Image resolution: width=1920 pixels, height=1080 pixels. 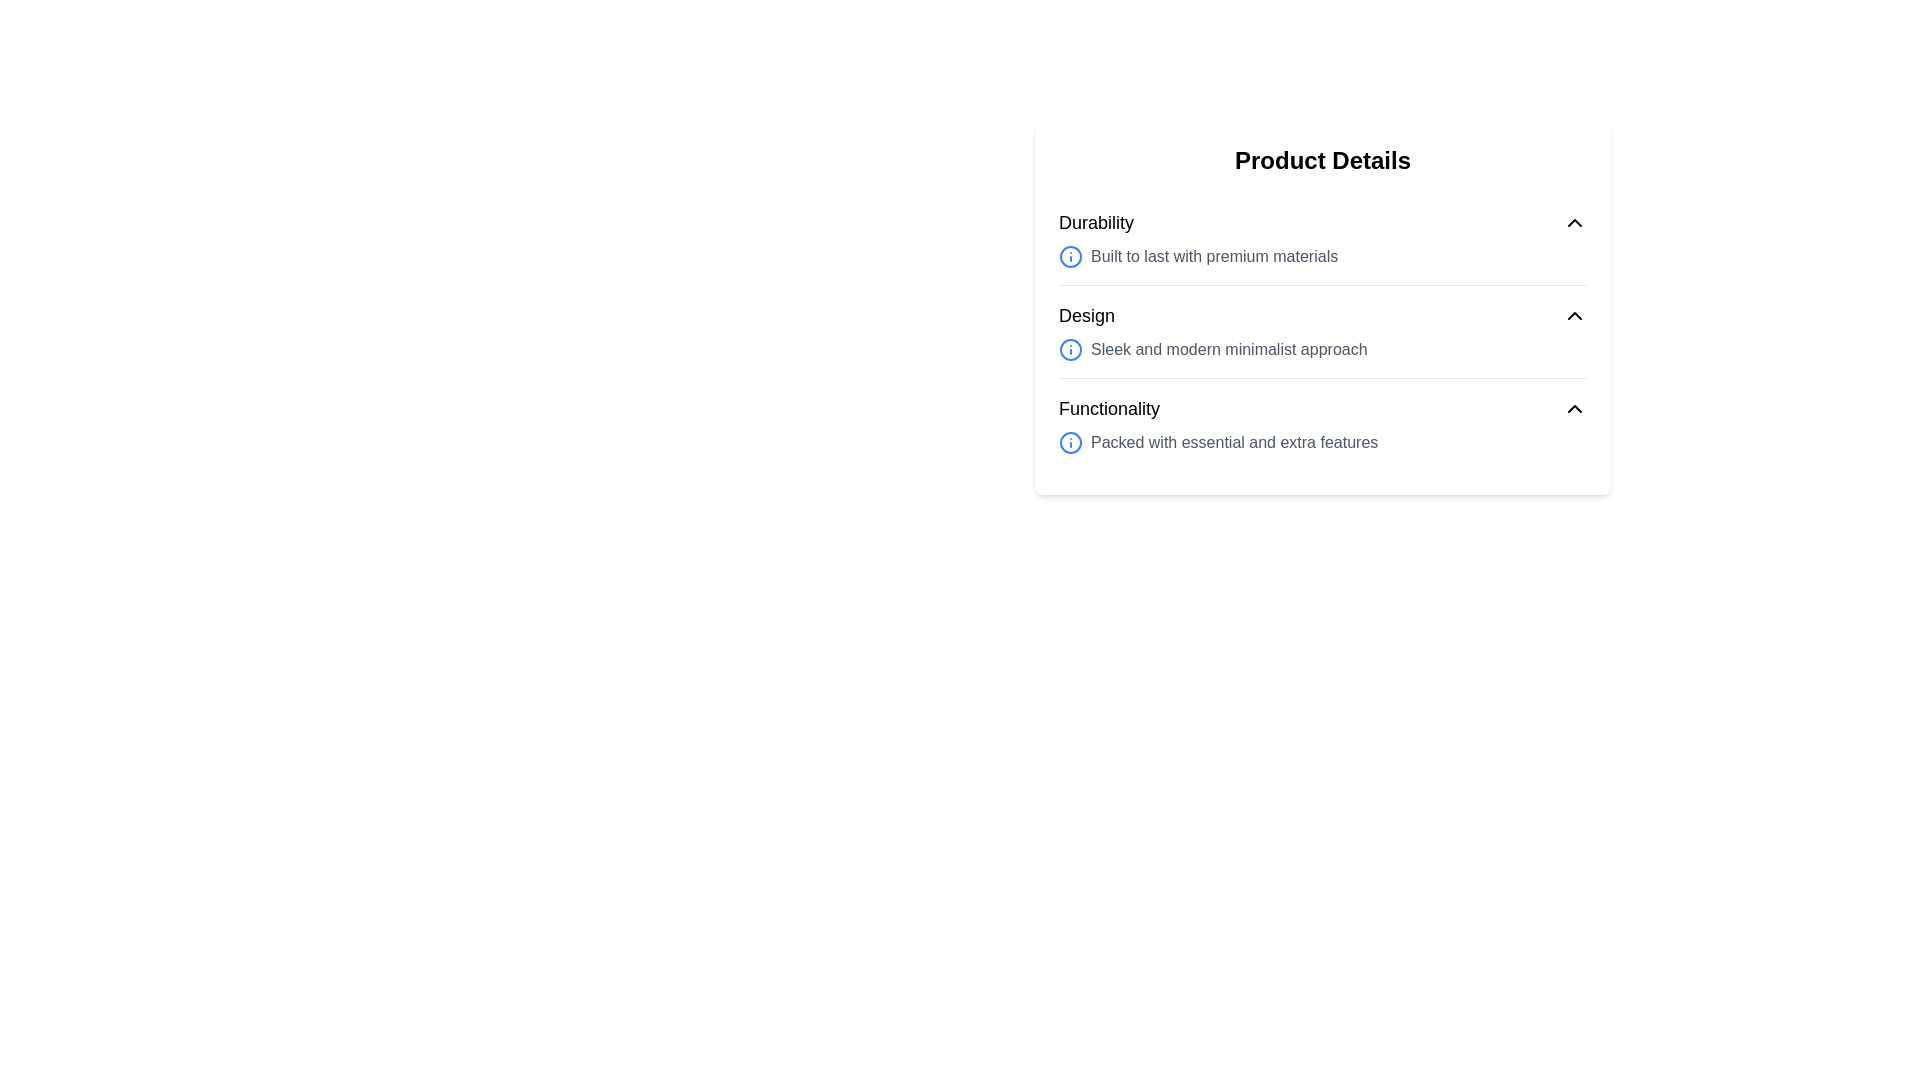 What do you see at coordinates (1323, 256) in the screenshot?
I see `static text labeled 'Built to last with premium materials' located under the 'Durability' heading, which includes an informational icon on the left` at bounding box center [1323, 256].